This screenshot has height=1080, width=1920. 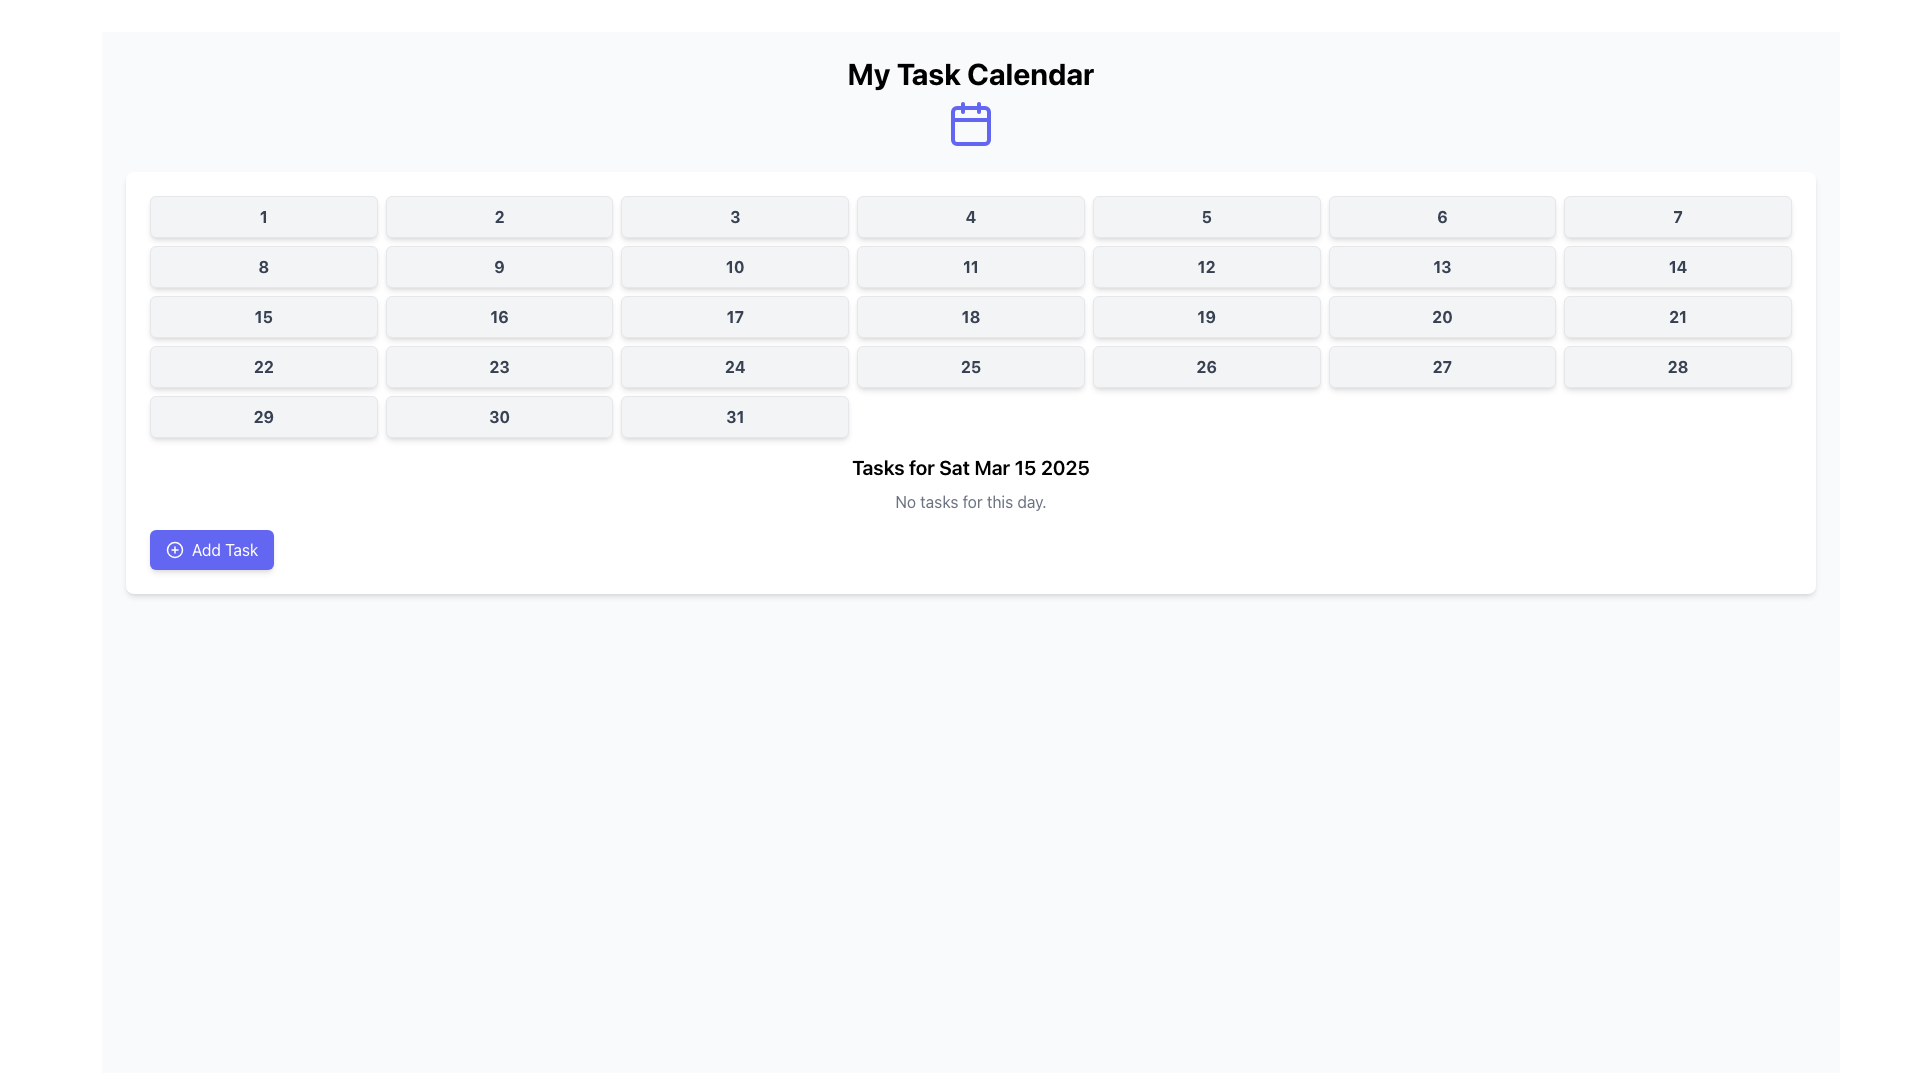 What do you see at coordinates (174, 550) in the screenshot?
I see `the icon within the 'Add Task' button located in the lower-left corner of the calendar interface to symbolize adding new tasks` at bounding box center [174, 550].